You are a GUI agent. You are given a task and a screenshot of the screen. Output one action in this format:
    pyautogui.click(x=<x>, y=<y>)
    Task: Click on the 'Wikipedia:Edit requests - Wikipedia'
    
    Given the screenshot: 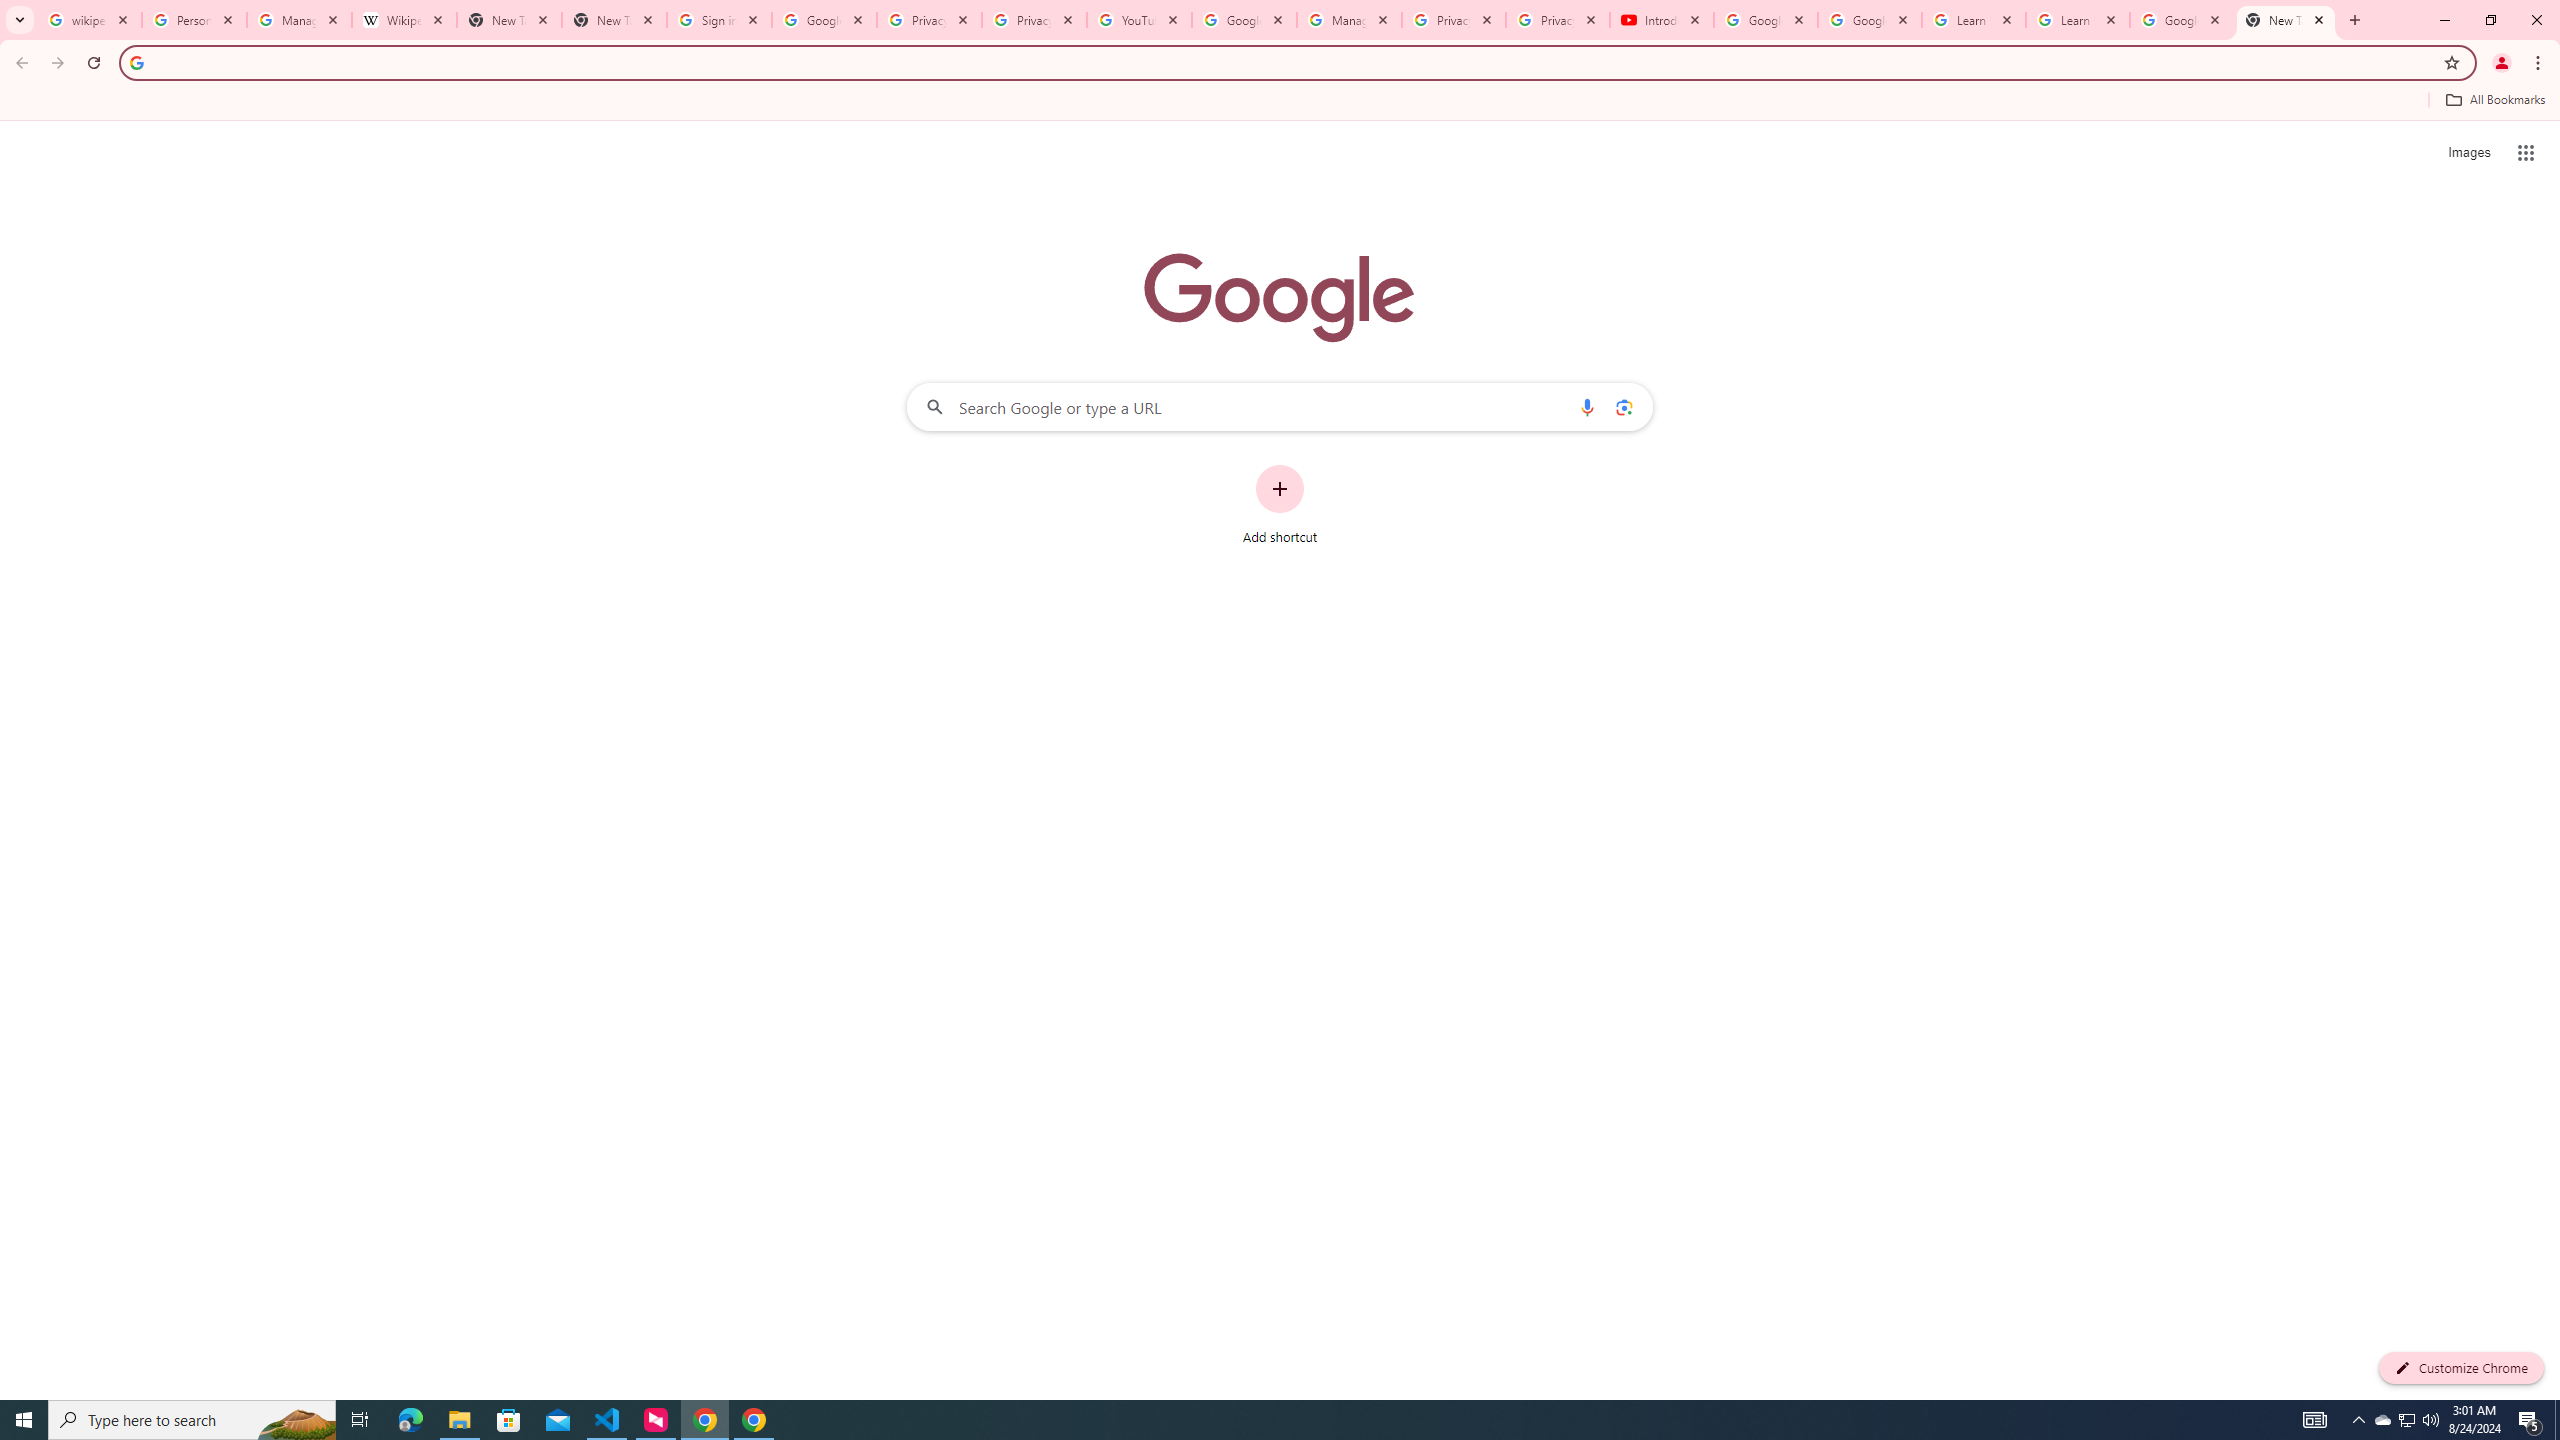 What is the action you would take?
    pyautogui.click(x=403, y=19)
    